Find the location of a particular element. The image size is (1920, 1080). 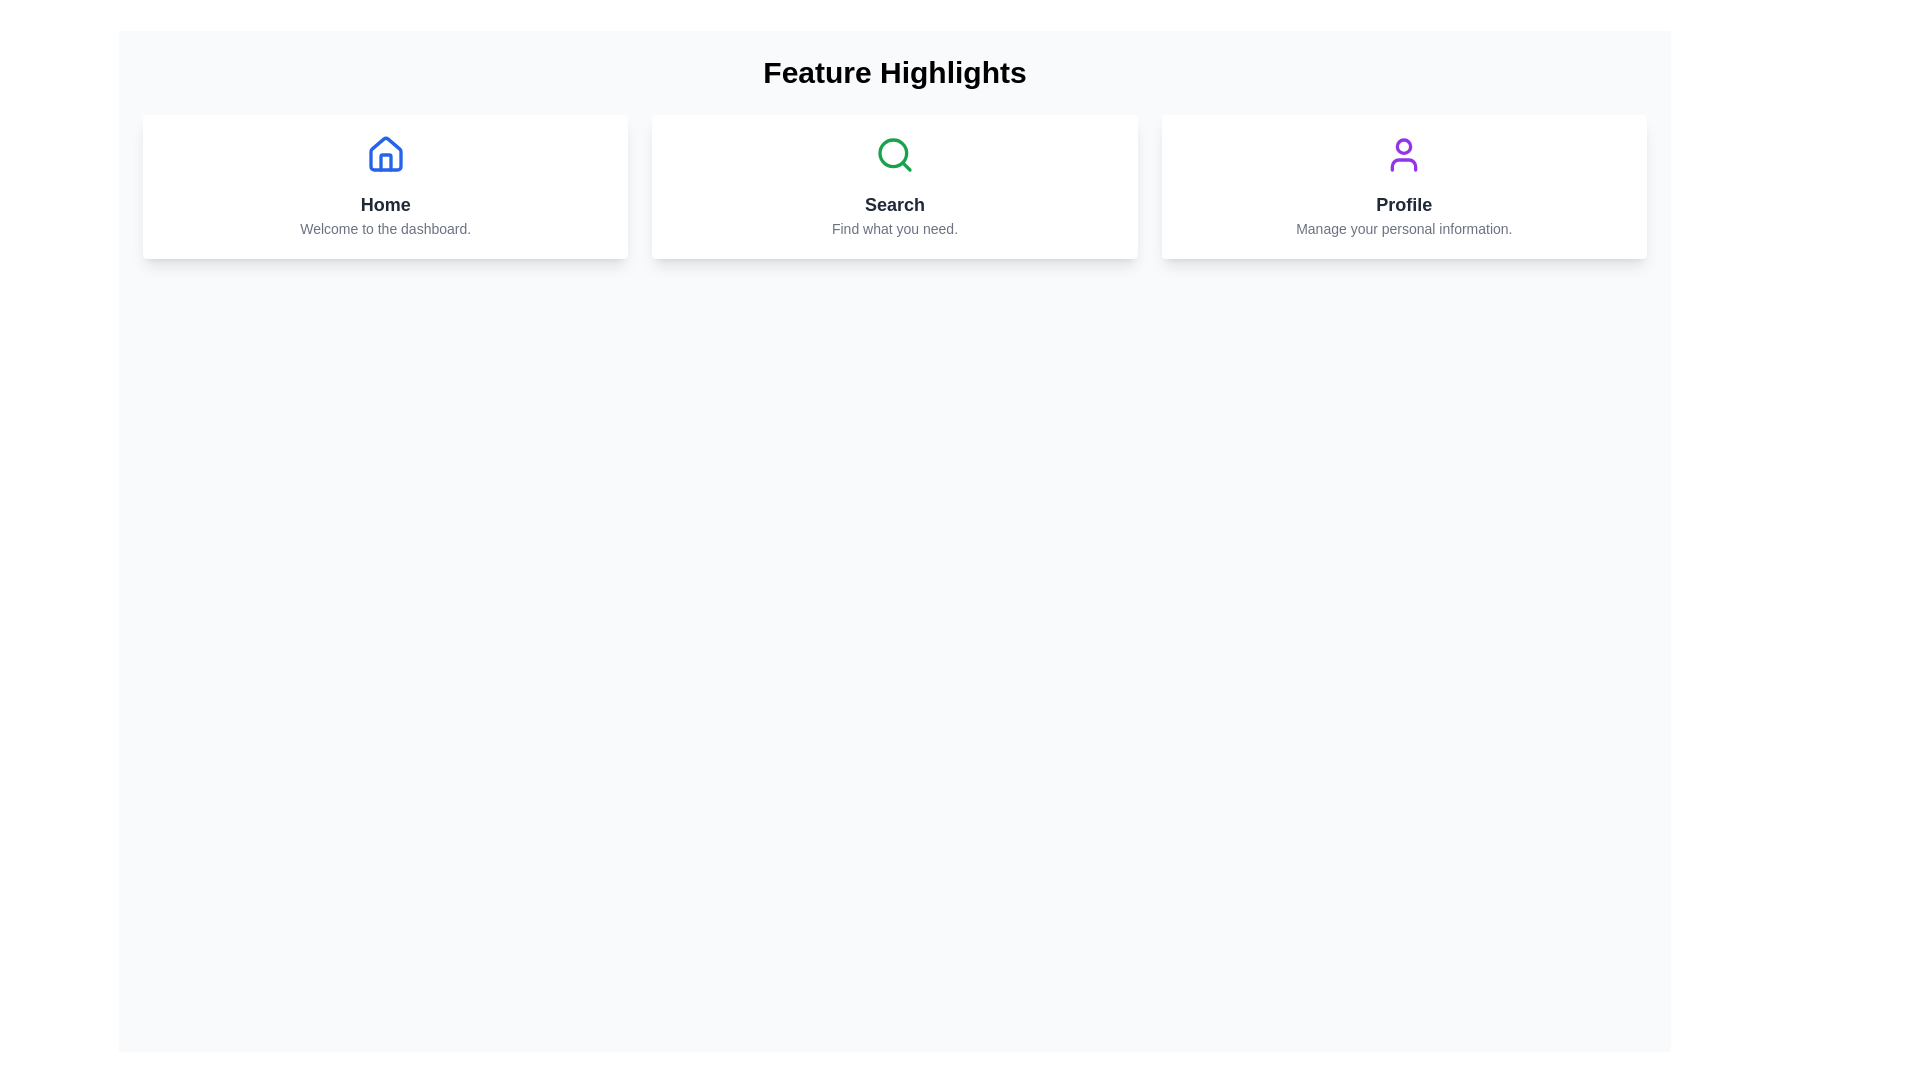

the text label reading 'Manage your personal information.' which is styled with gray text and located beneath the 'Profile' title in the third card of the interface is located at coordinates (1403, 227).